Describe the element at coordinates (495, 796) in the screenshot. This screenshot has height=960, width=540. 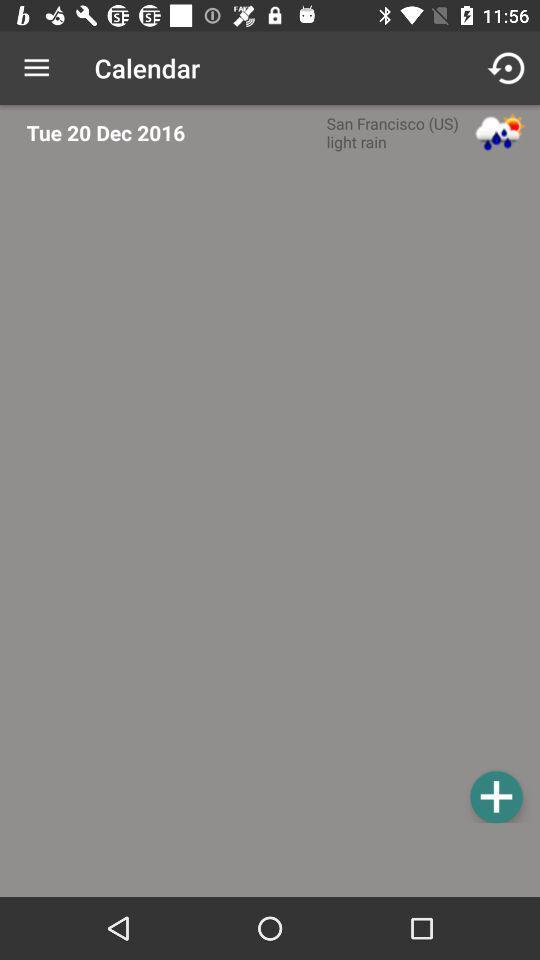
I see `the add icon` at that location.